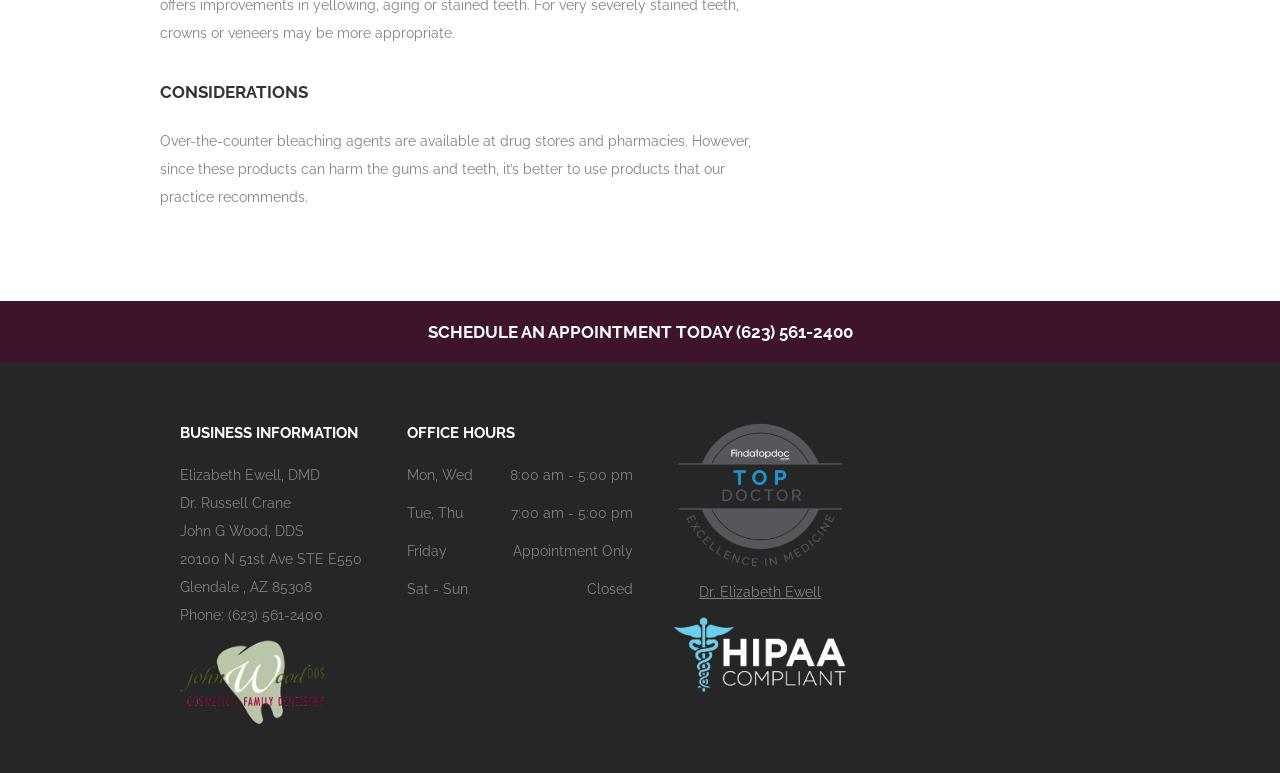 This screenshot has height=773, width=1280. I want to click on '8:00 am', so click(535, 473).